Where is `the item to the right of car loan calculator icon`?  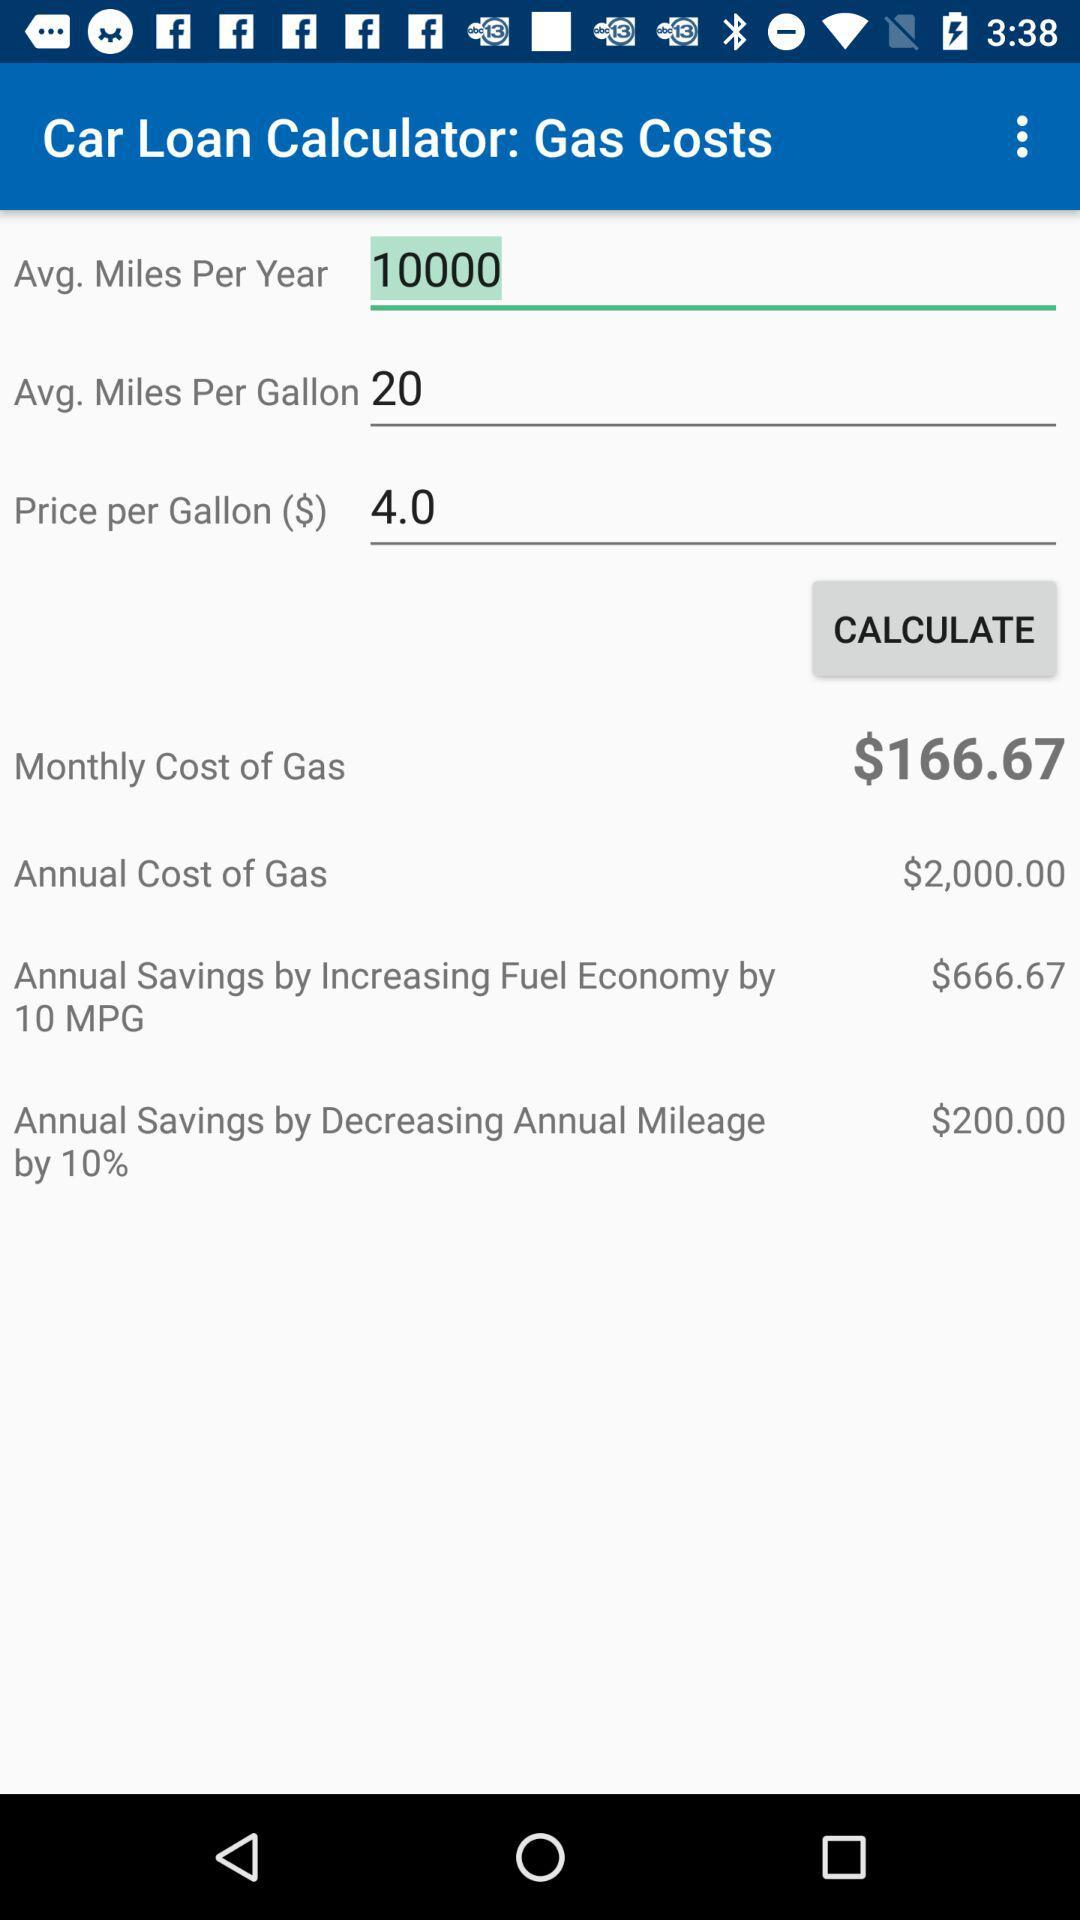 the item to the right of car loan calculator icon is located at coordinates (1027, 135).